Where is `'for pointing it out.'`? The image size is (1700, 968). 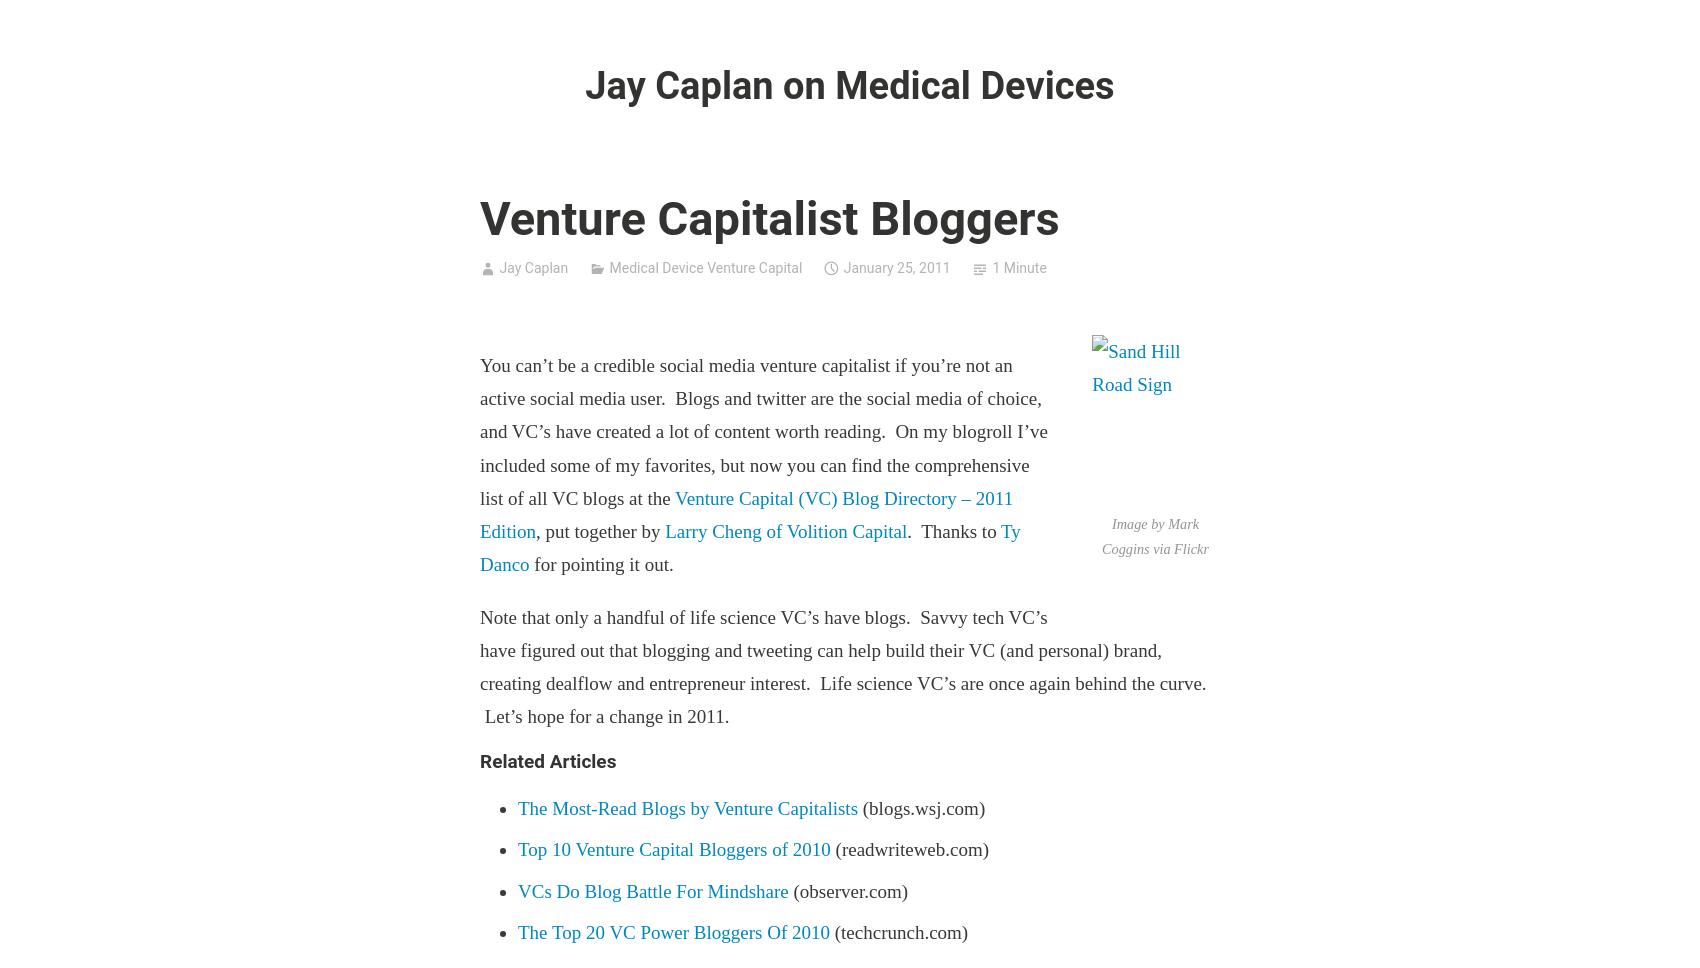
'for pointing it out.' is located at coordinates (599, 563).